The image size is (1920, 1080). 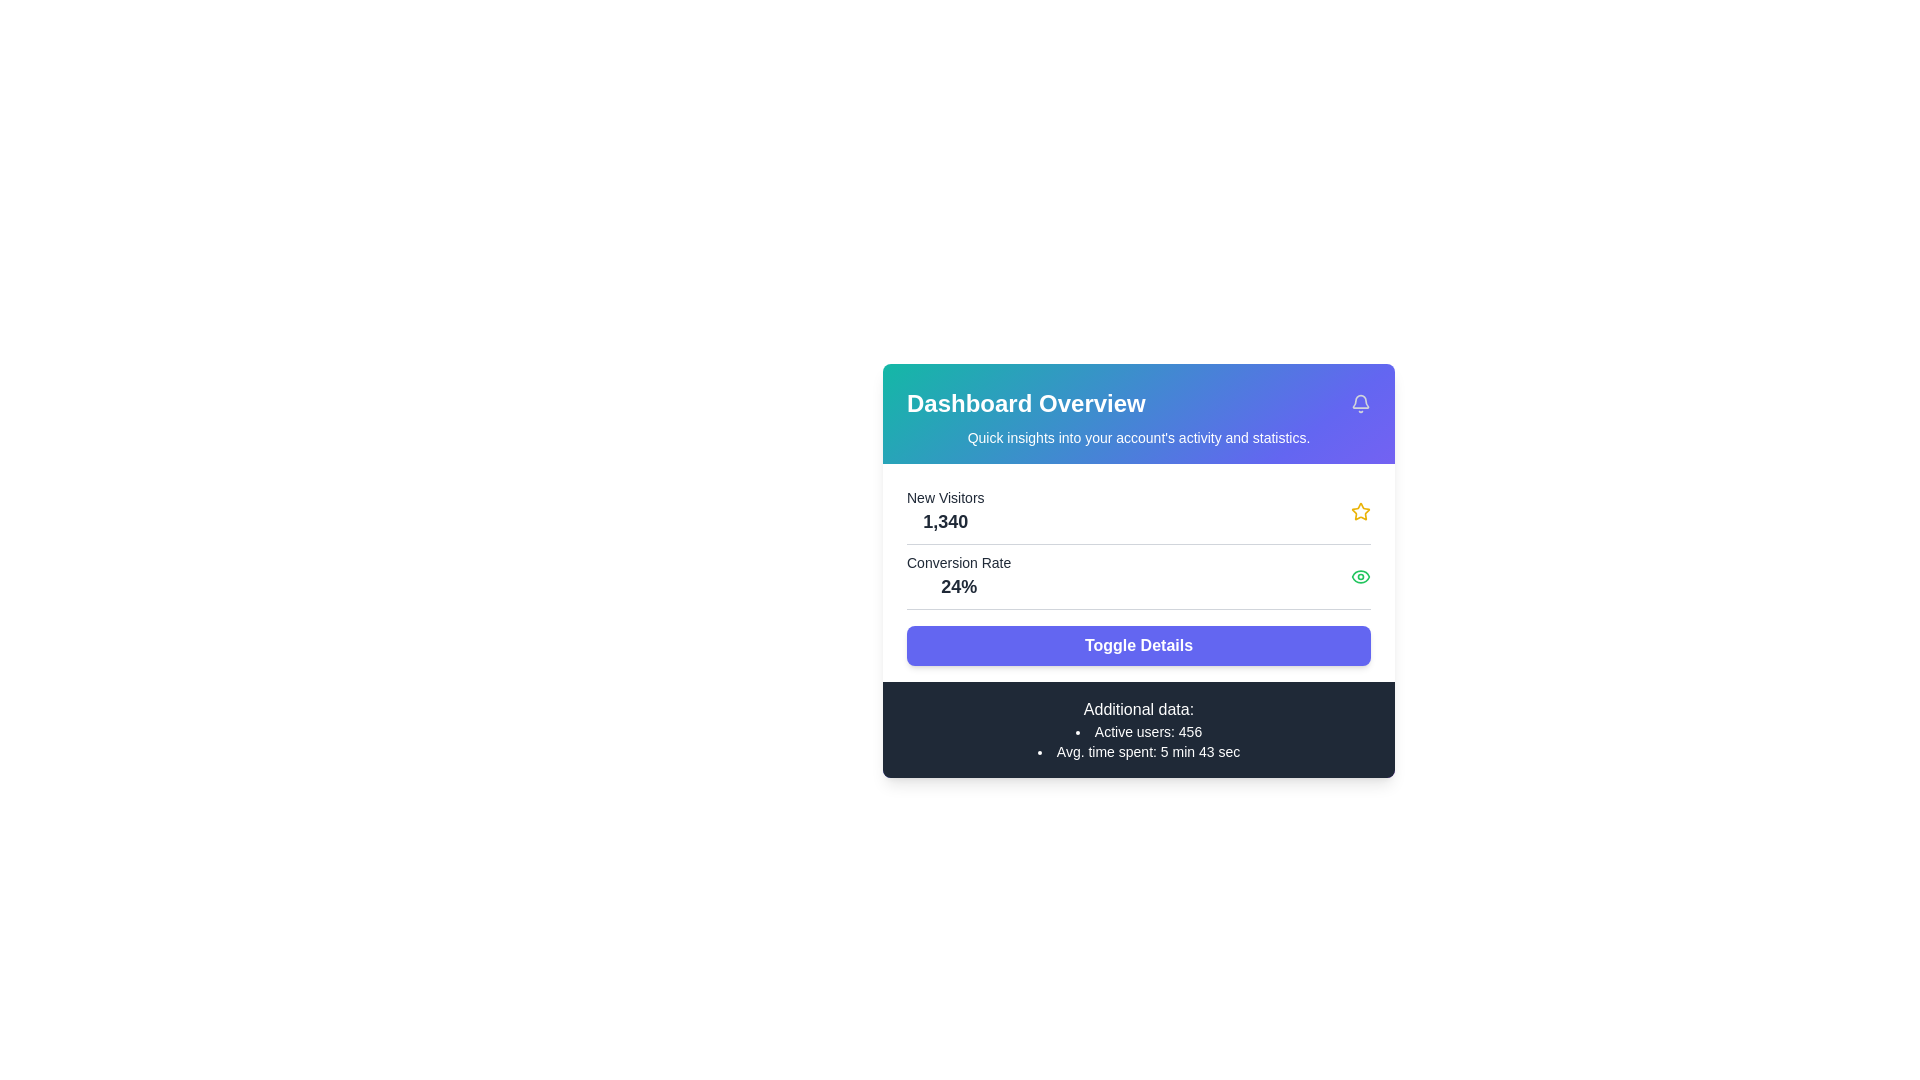 I want to click on the green outlined eye icon located in the 'Conversion Rate' section of the dashboard, positioned to the far-right of the conversion rate label and value, so click(x=1360, y=577).